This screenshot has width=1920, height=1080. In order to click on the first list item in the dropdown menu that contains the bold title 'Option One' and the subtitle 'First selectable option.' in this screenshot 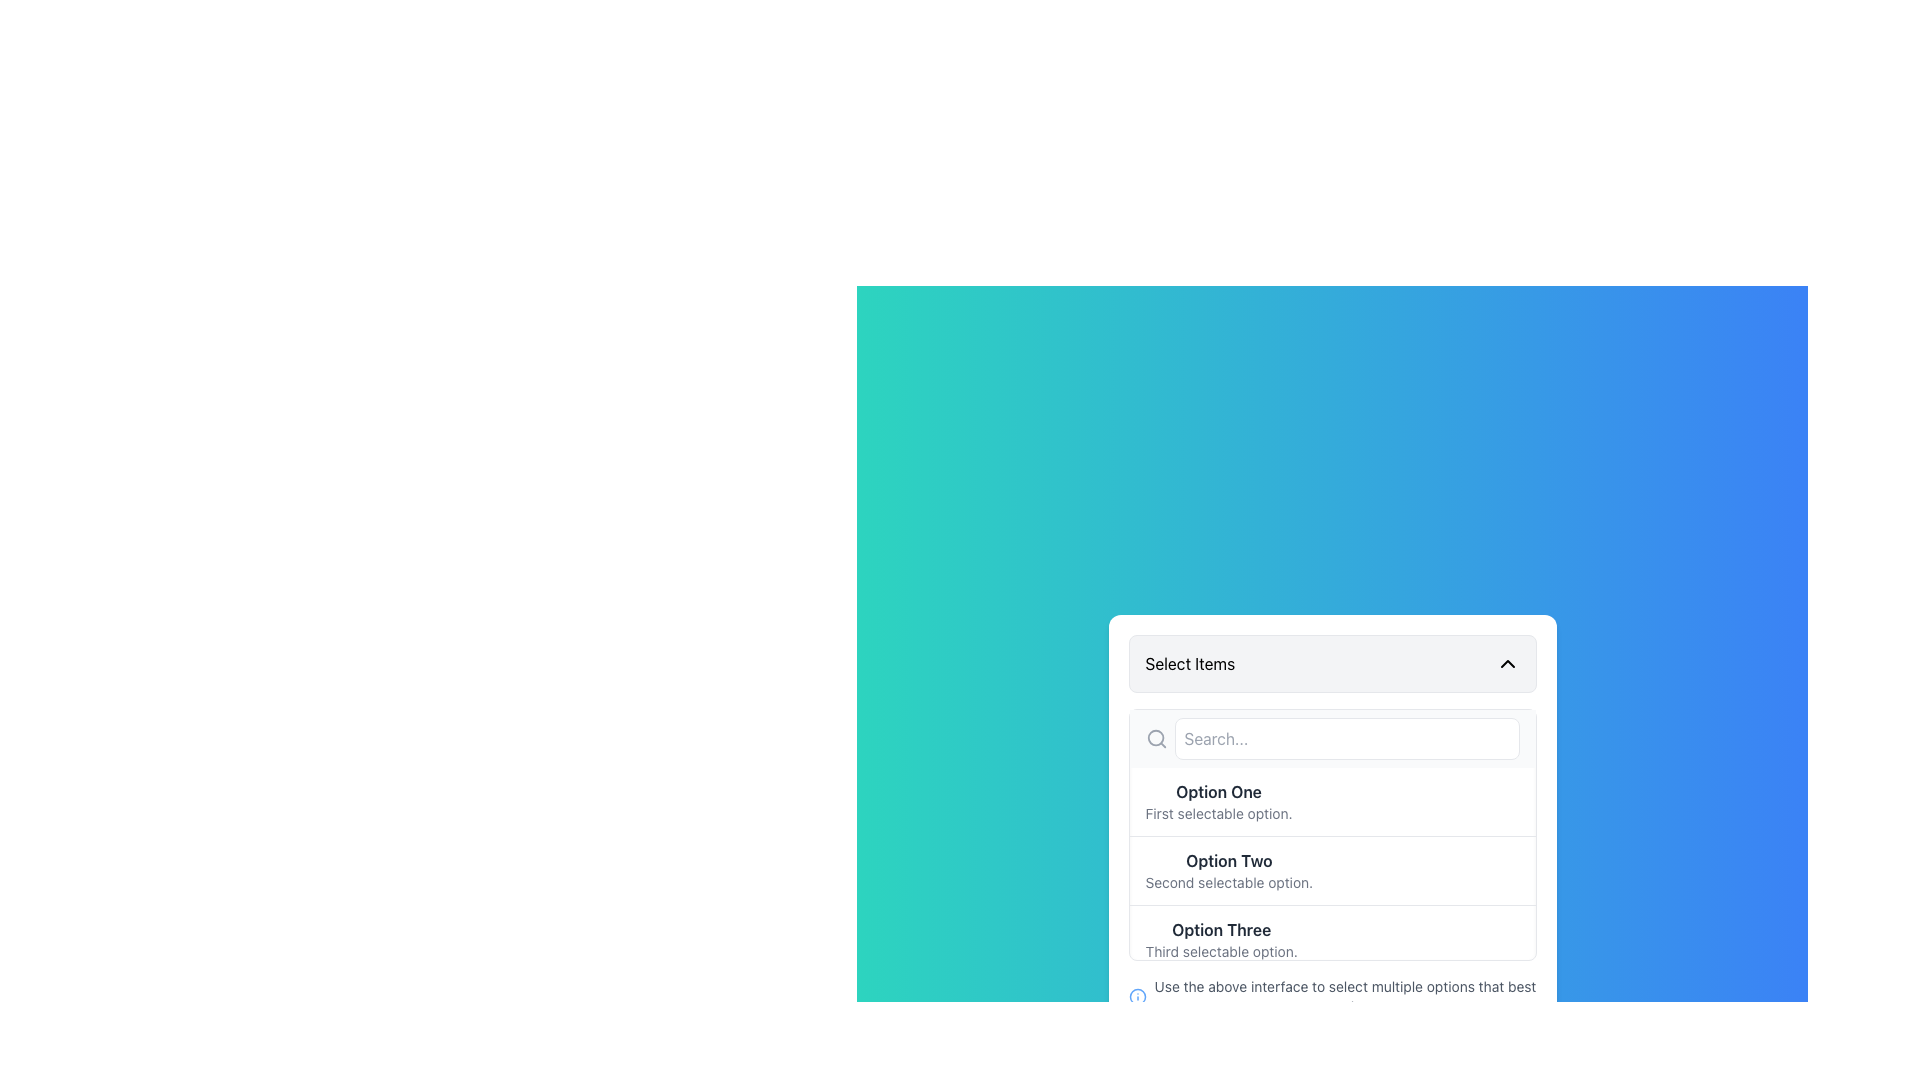, I will do `click(1332, 801)`.